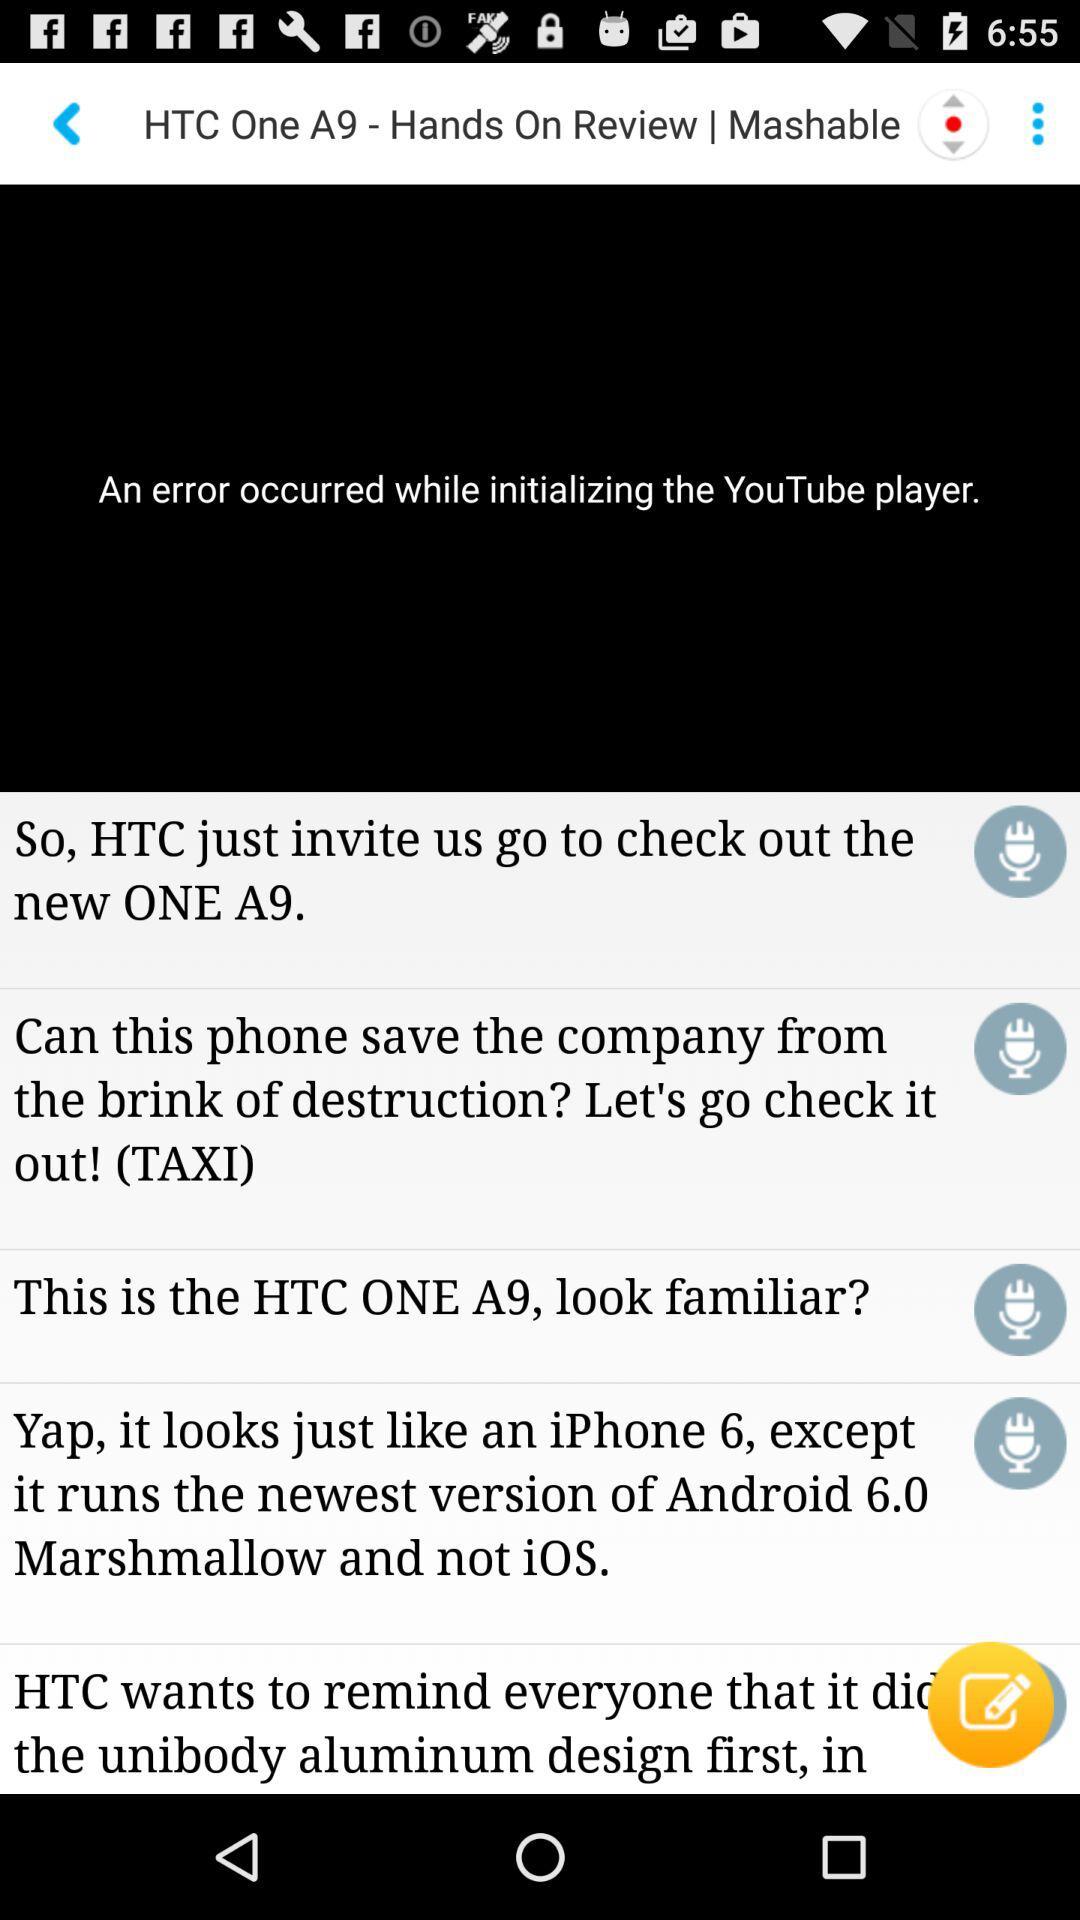 This screenshot has height=1920, width=1080. Describe the element at coordinates (952, 122) in the screenshot. I see `item next to htc one a9 icon` at that location.